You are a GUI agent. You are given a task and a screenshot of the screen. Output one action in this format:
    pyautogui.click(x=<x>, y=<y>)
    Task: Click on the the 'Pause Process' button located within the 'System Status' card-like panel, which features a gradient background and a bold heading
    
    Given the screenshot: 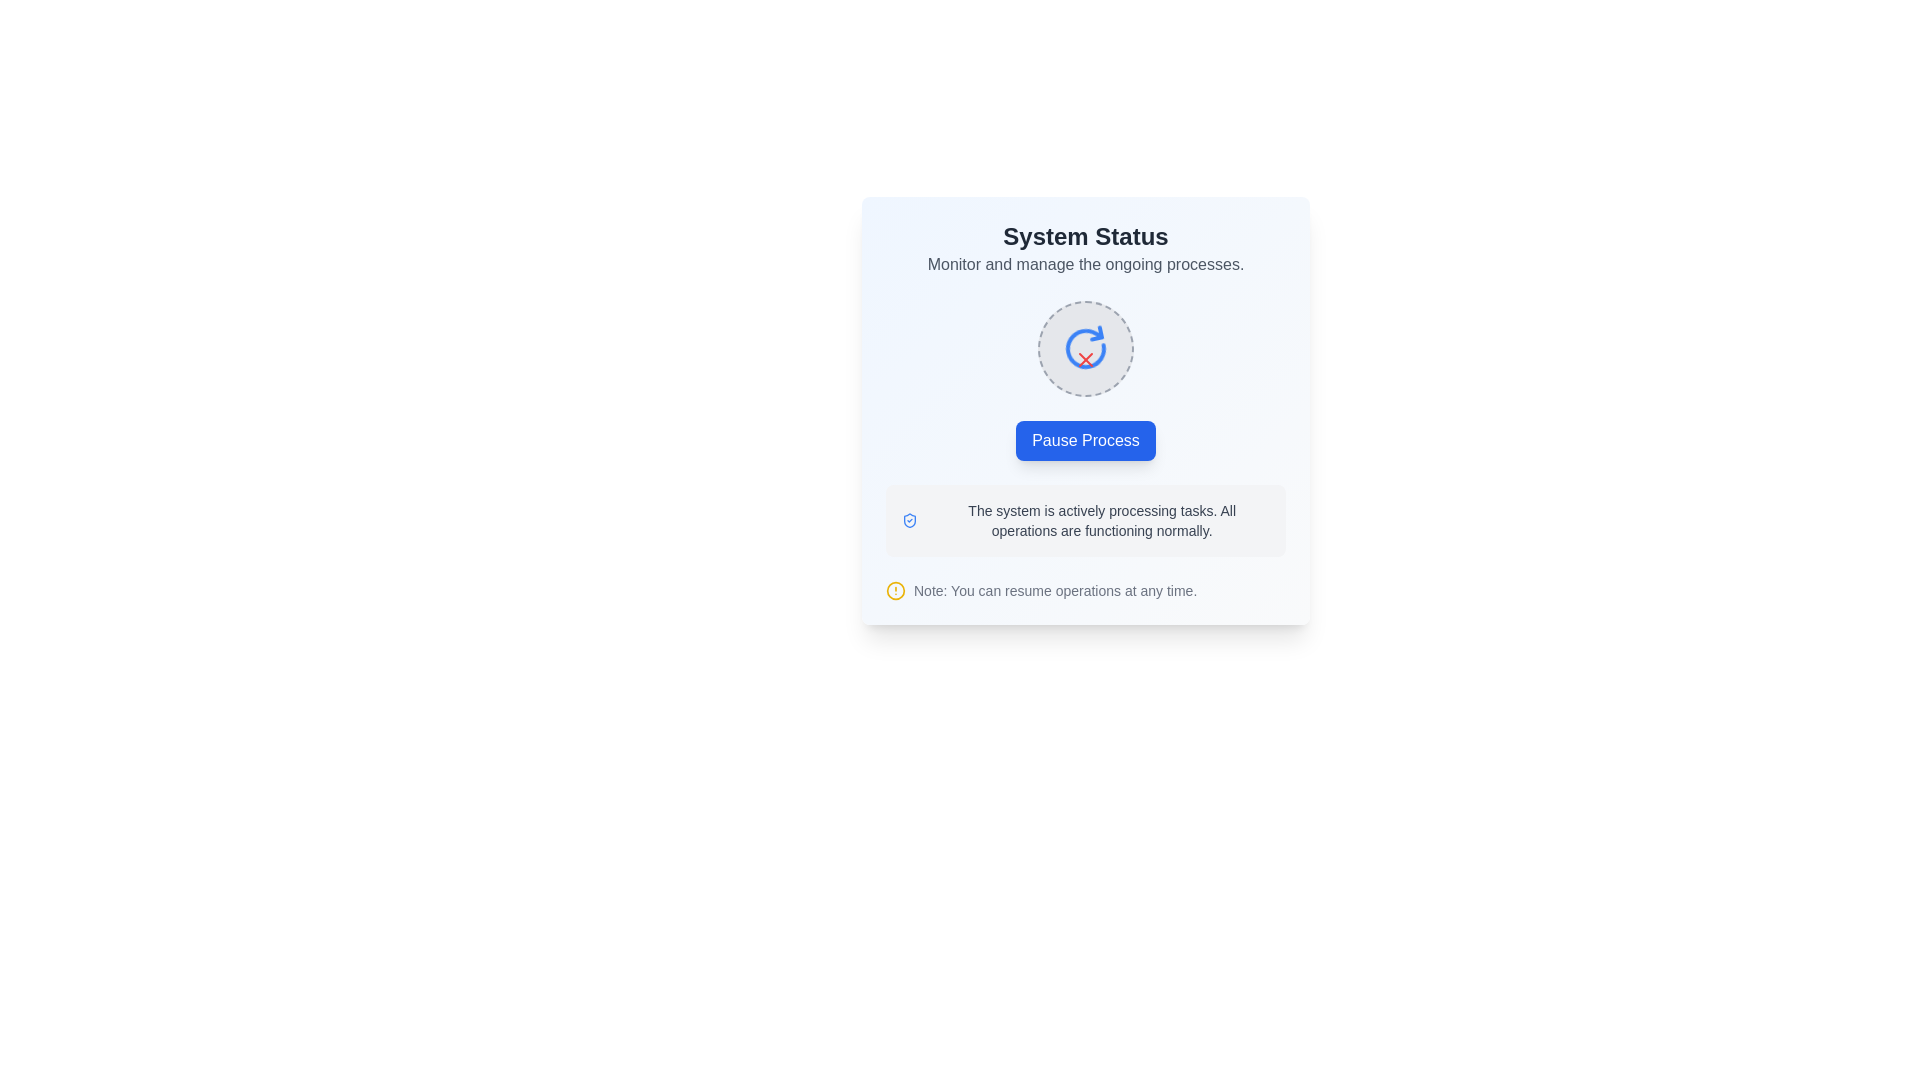 What is the action you would take?
    pyautogui.click(x=1084, y=410)
    